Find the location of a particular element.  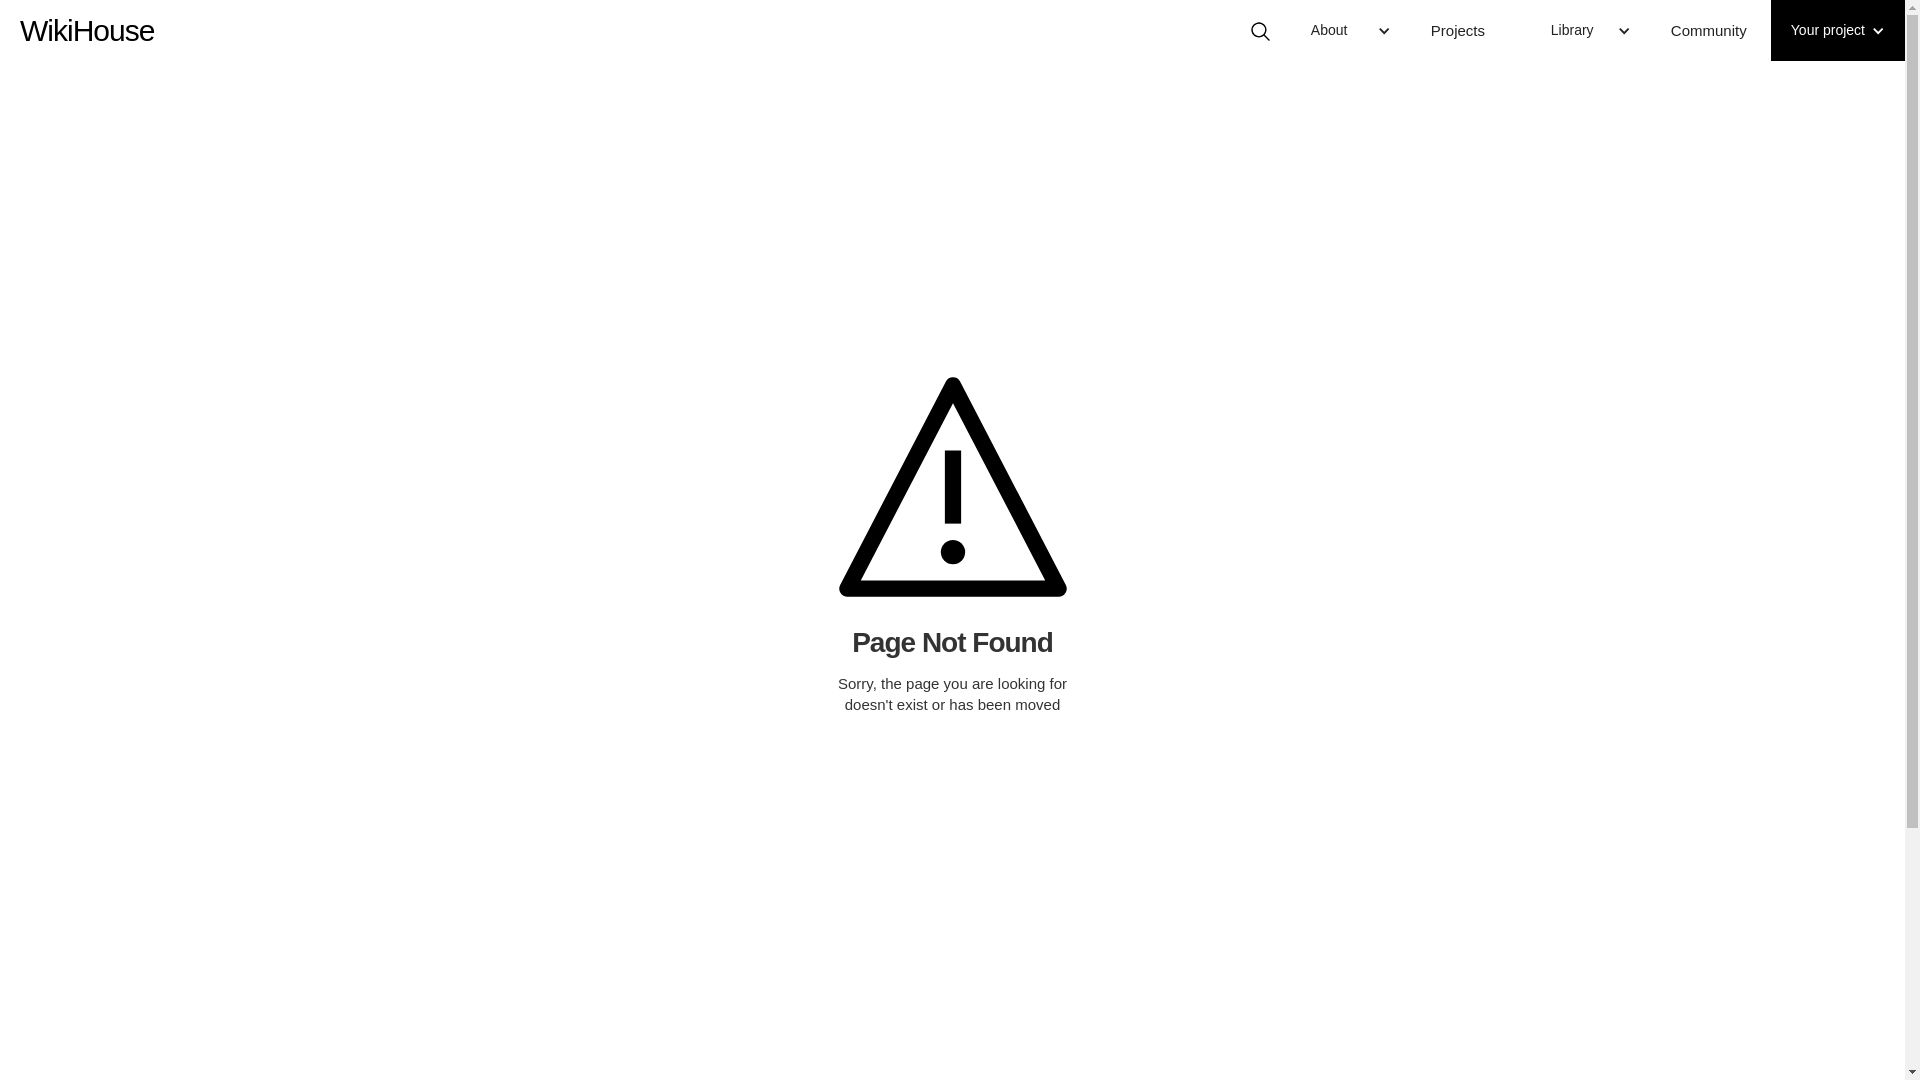

'WikiHouse' is located at coordinates (85, 20).